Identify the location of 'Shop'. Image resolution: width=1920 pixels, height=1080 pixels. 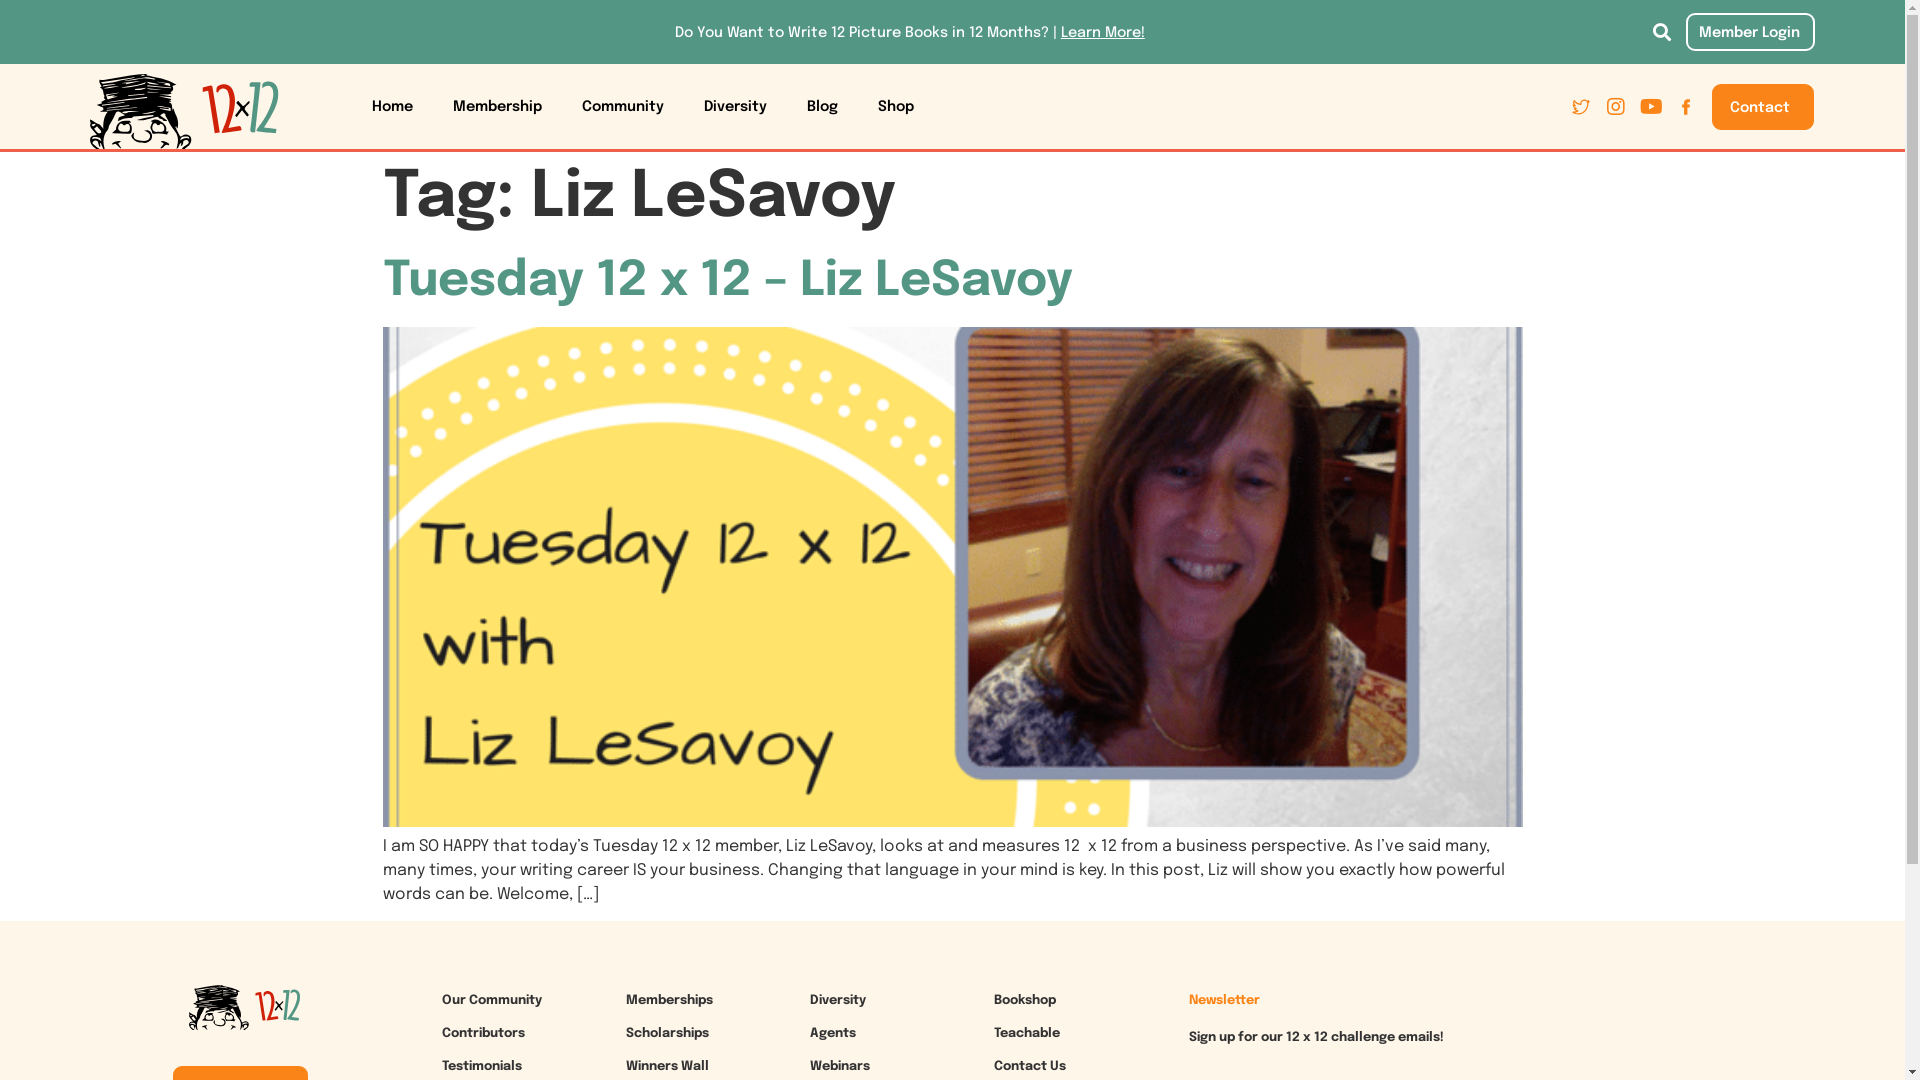
(895, 107).